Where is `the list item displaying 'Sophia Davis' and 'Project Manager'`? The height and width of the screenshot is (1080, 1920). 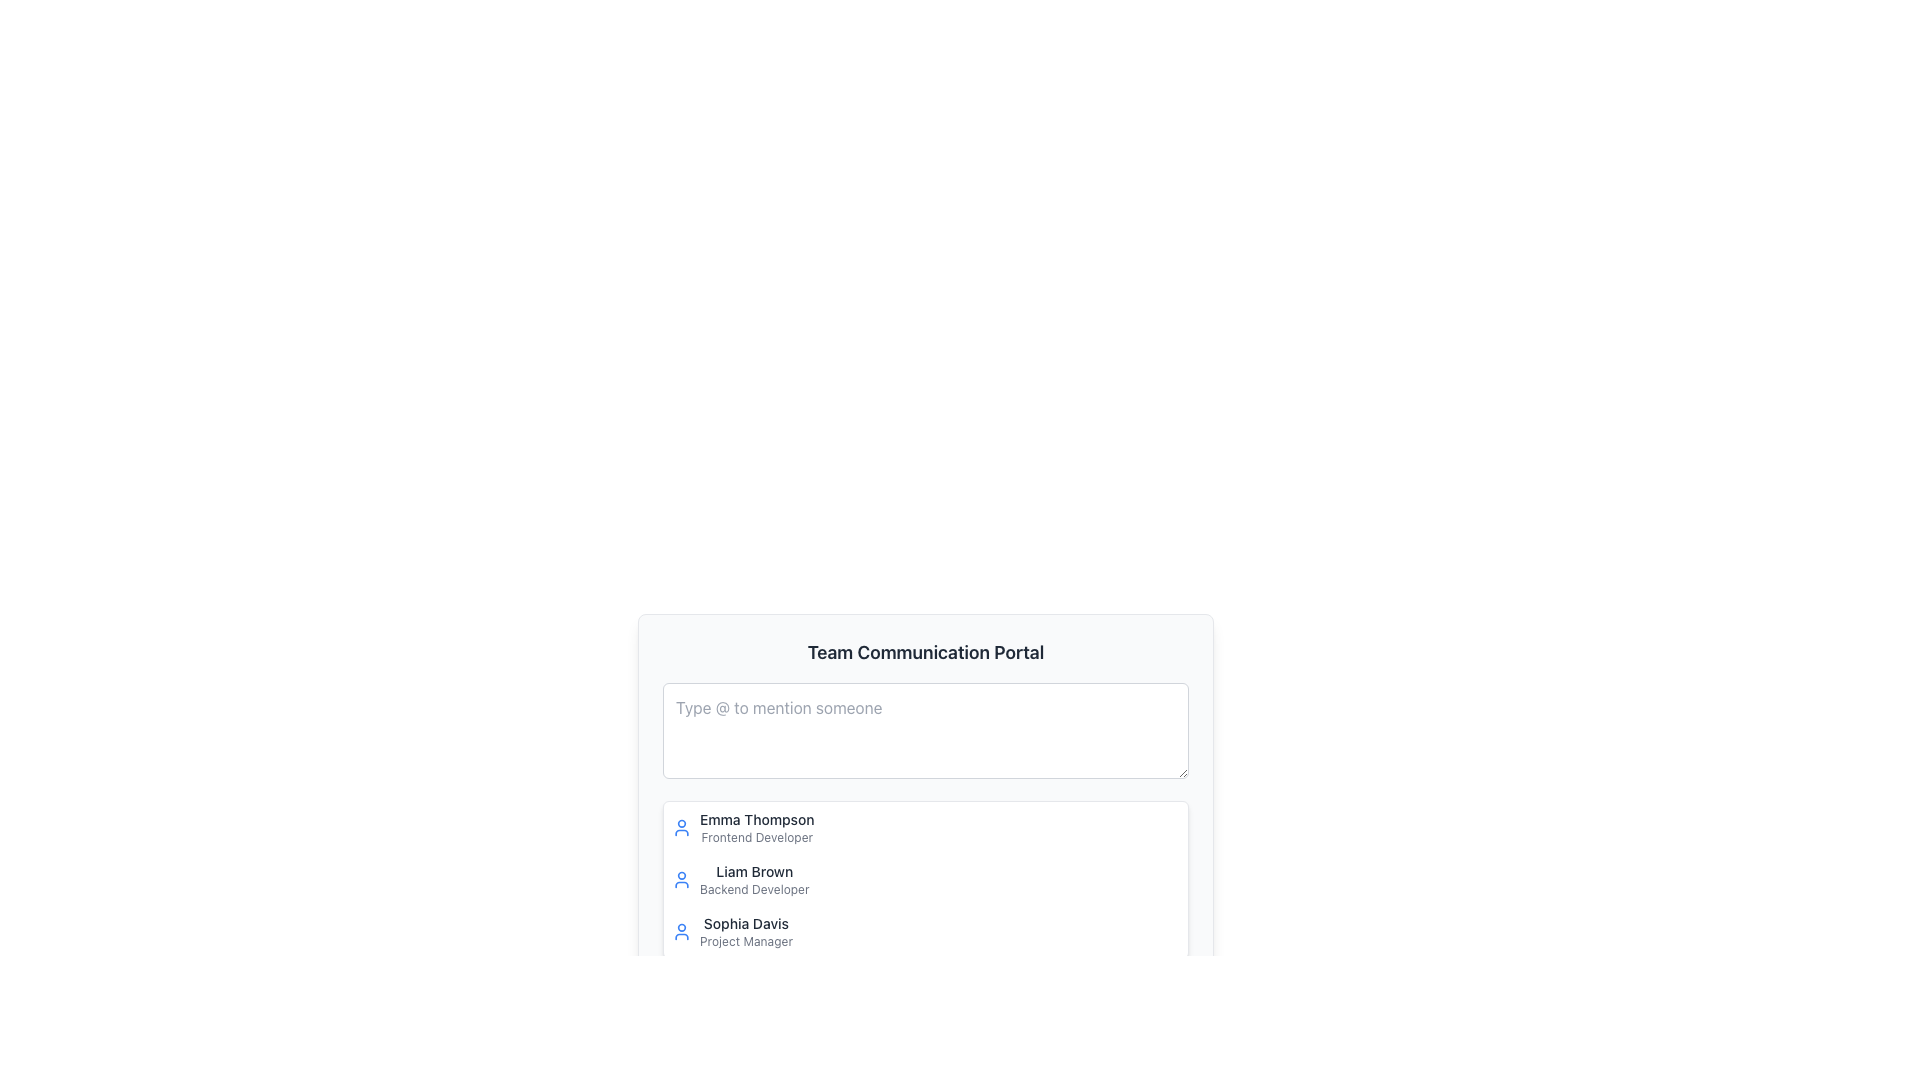 the list item displaying 'Sophia Davis' and 'Project Manager' is located at coordinates (925, 932).